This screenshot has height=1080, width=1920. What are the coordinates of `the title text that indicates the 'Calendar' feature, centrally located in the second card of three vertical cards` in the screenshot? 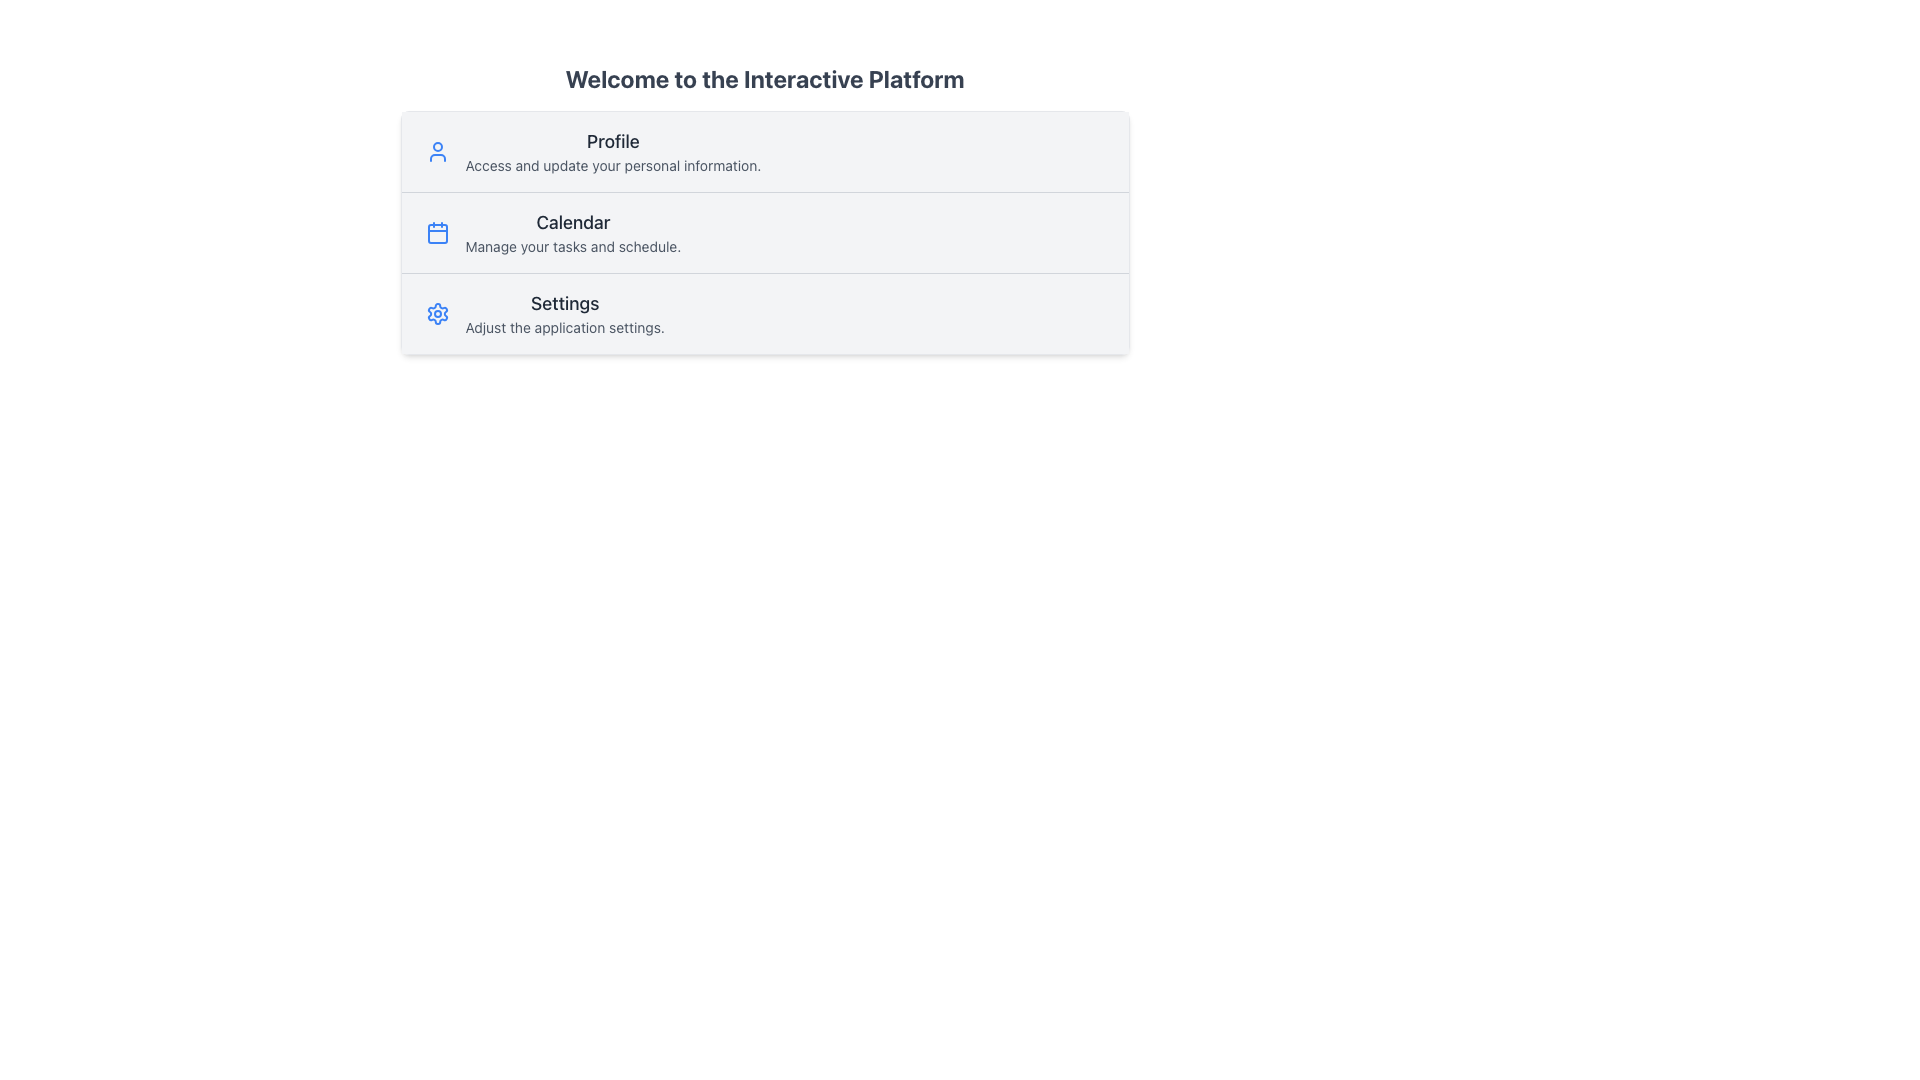 It's located at (572, 223).